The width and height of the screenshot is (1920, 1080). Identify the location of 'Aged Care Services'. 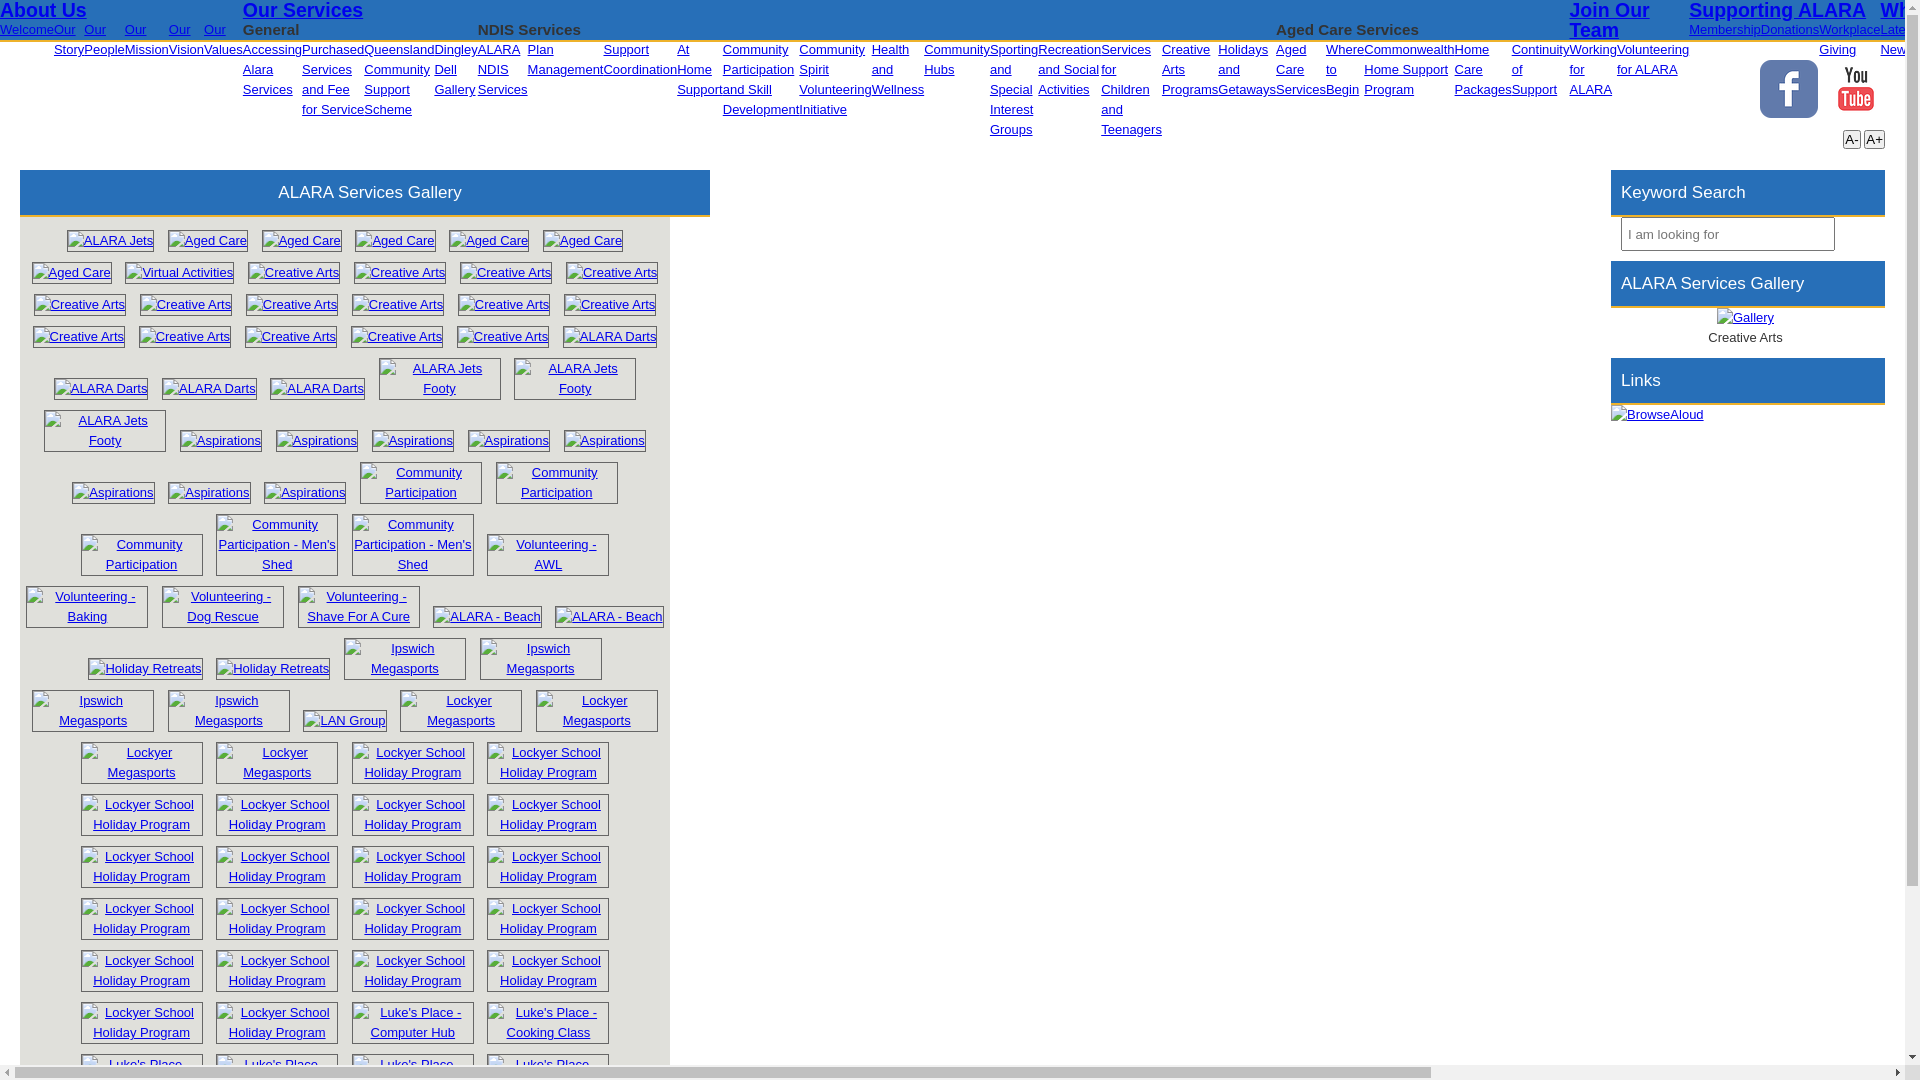
(1300, 68).